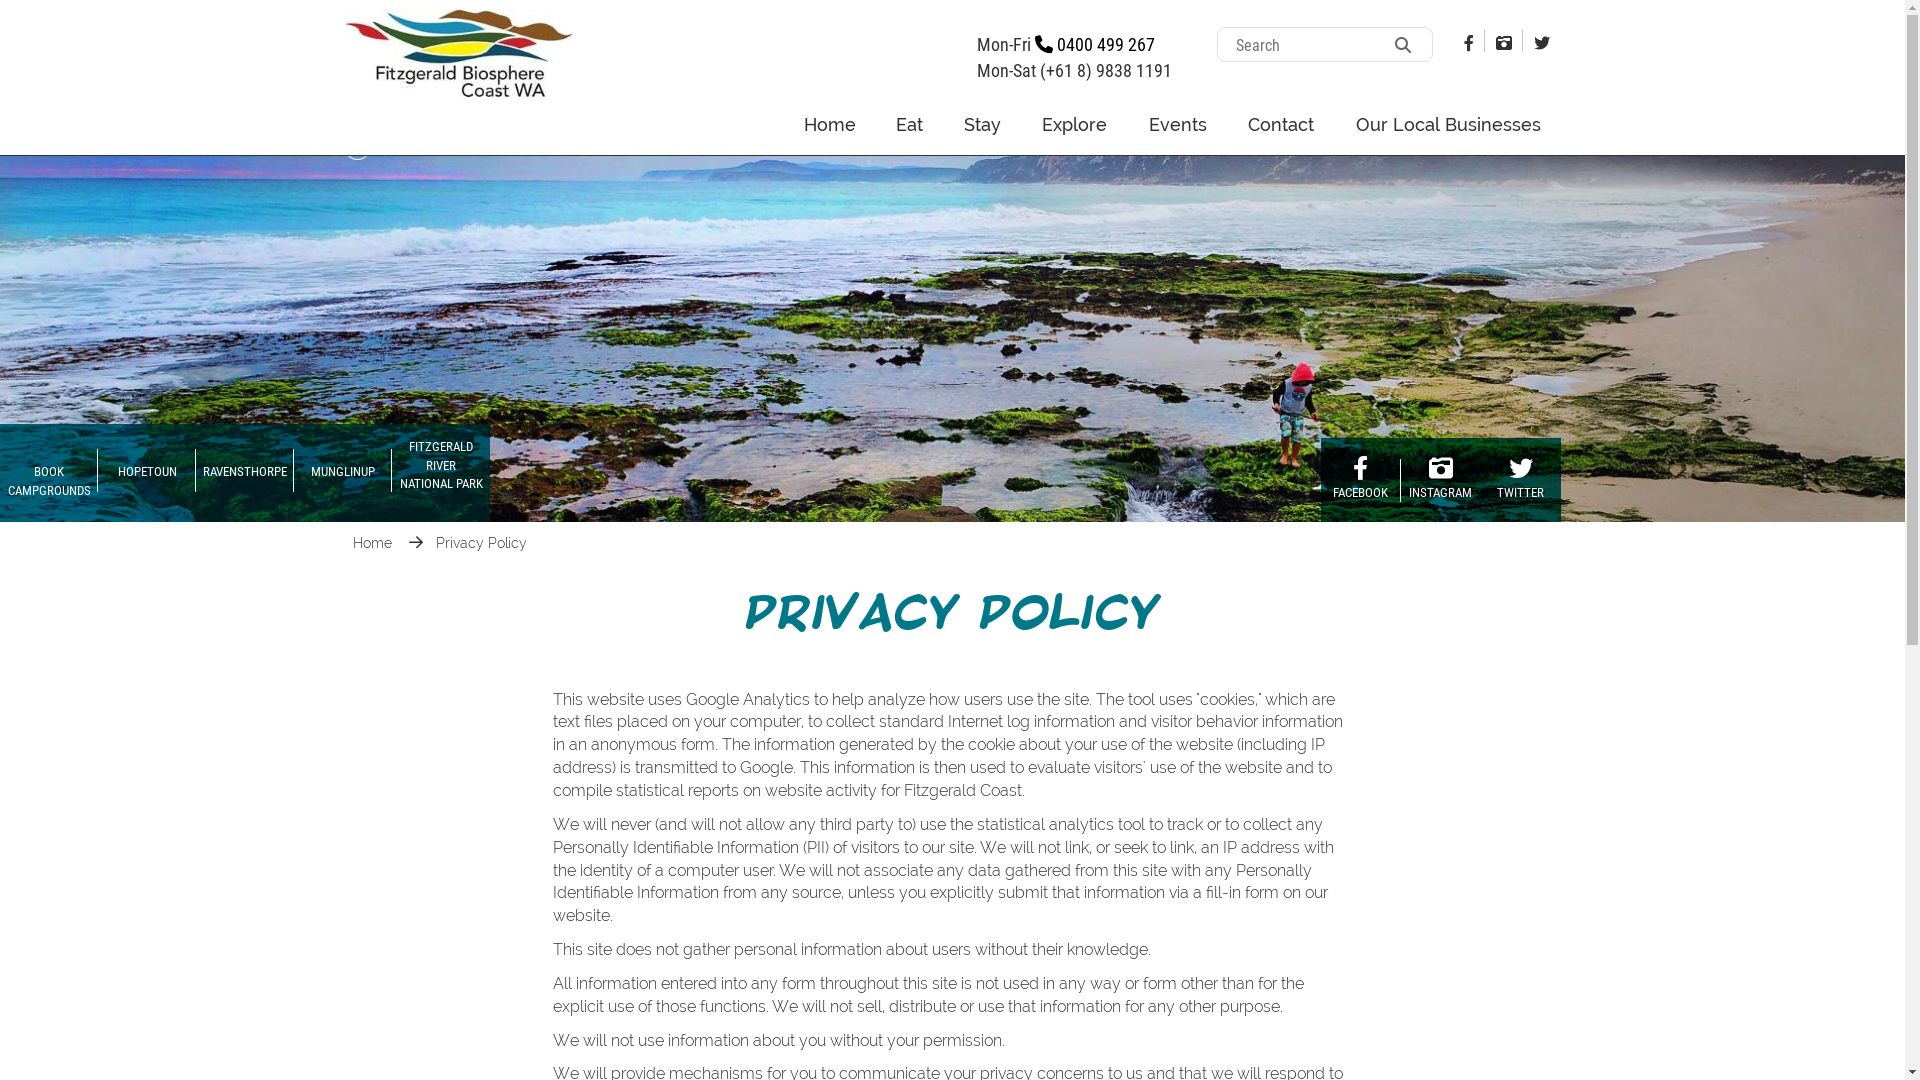 The image size is (1920, 1080). What do you see at coordinates (1093, 43) in the screenshot?
I see `' 0400 499 267'` at bounding box center [1093, 43].